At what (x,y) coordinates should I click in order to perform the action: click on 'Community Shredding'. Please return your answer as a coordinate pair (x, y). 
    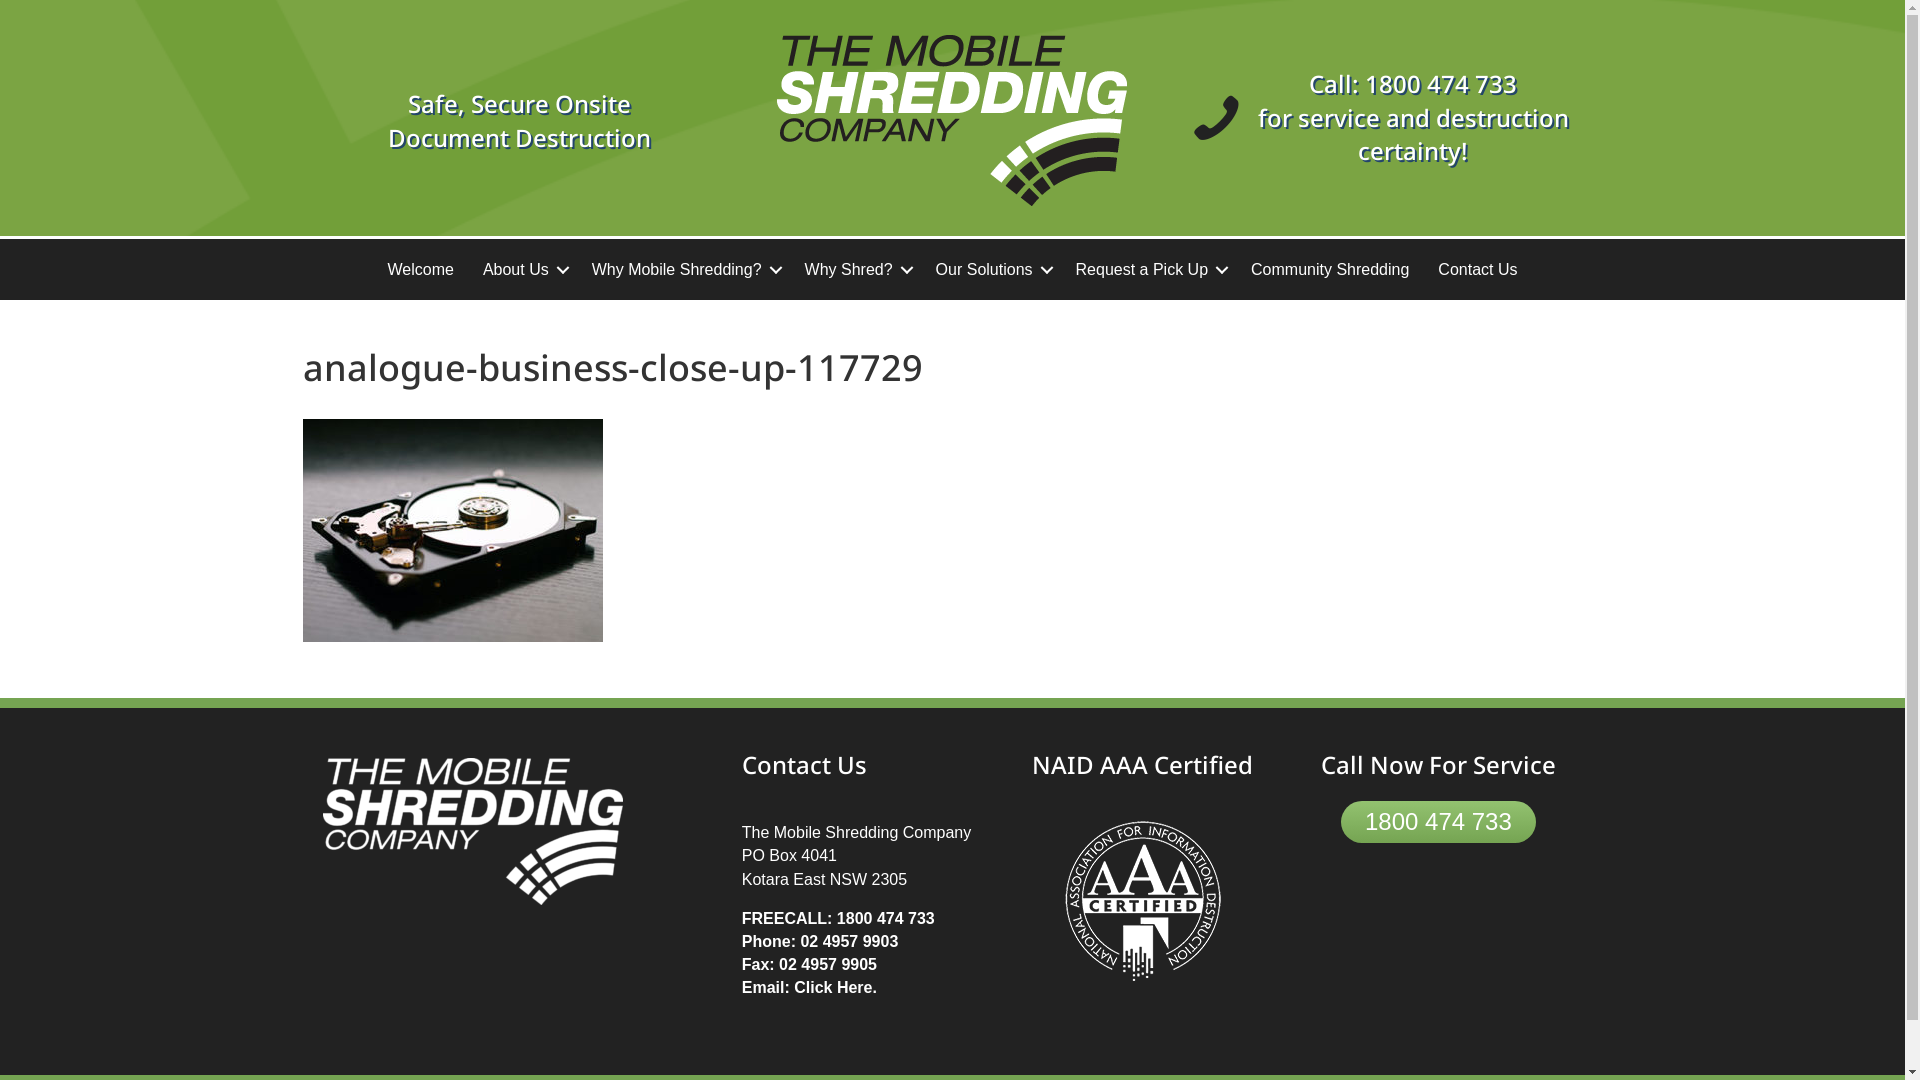
    Looking at the image, I should click on (1236, 268).